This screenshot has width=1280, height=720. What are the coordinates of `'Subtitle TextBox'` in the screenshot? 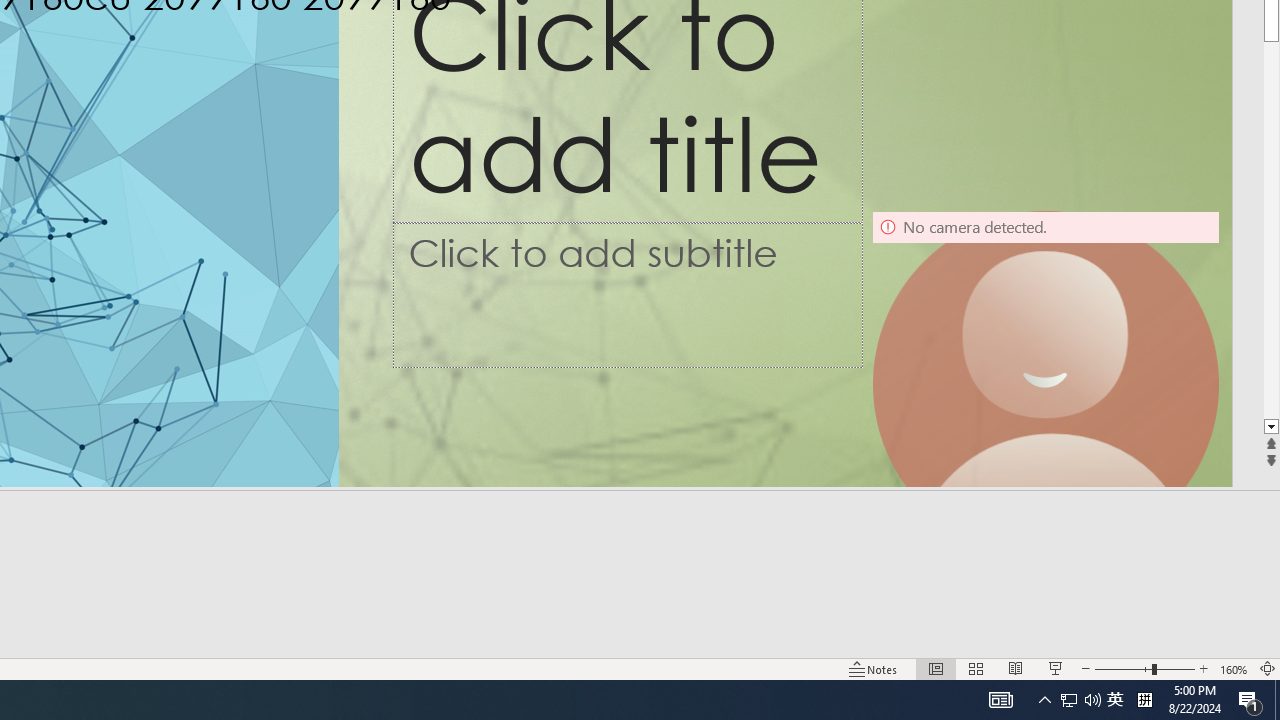 It's located at (626, 294).